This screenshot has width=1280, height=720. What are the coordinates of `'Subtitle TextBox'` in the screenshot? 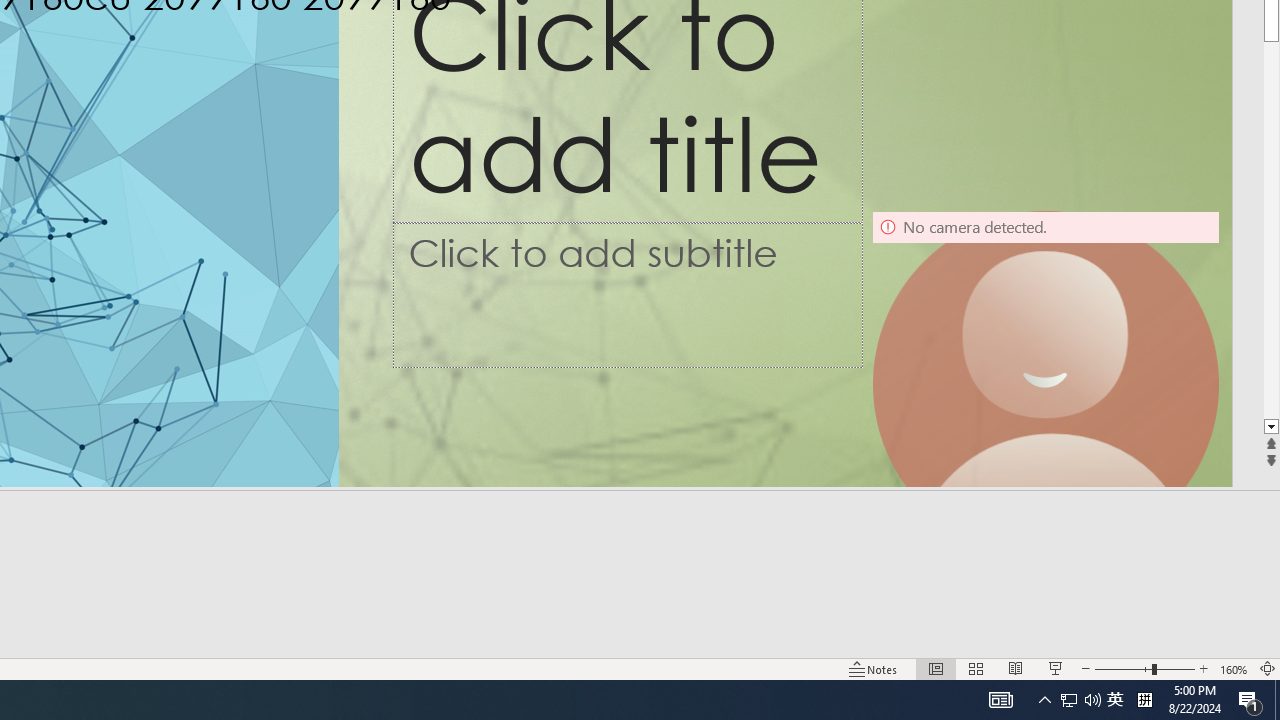 It's located at (626, 294).